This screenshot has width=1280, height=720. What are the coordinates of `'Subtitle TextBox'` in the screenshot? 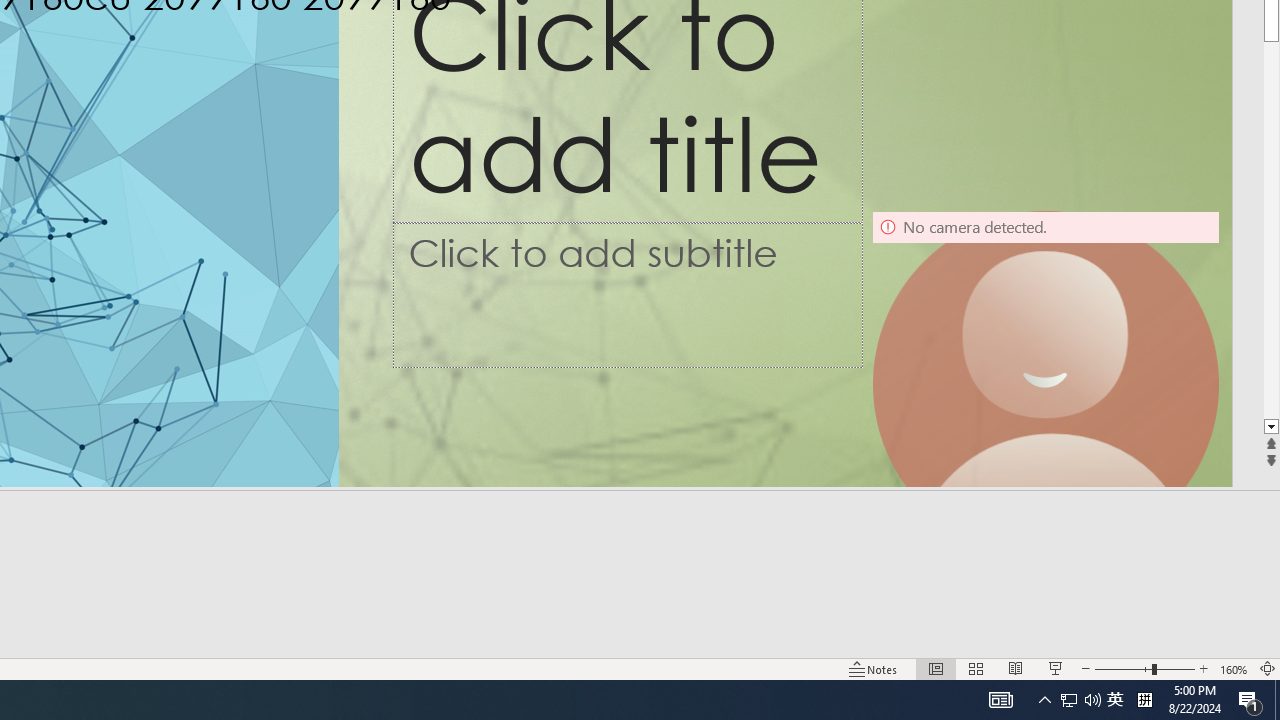 It's located at (626, 294).